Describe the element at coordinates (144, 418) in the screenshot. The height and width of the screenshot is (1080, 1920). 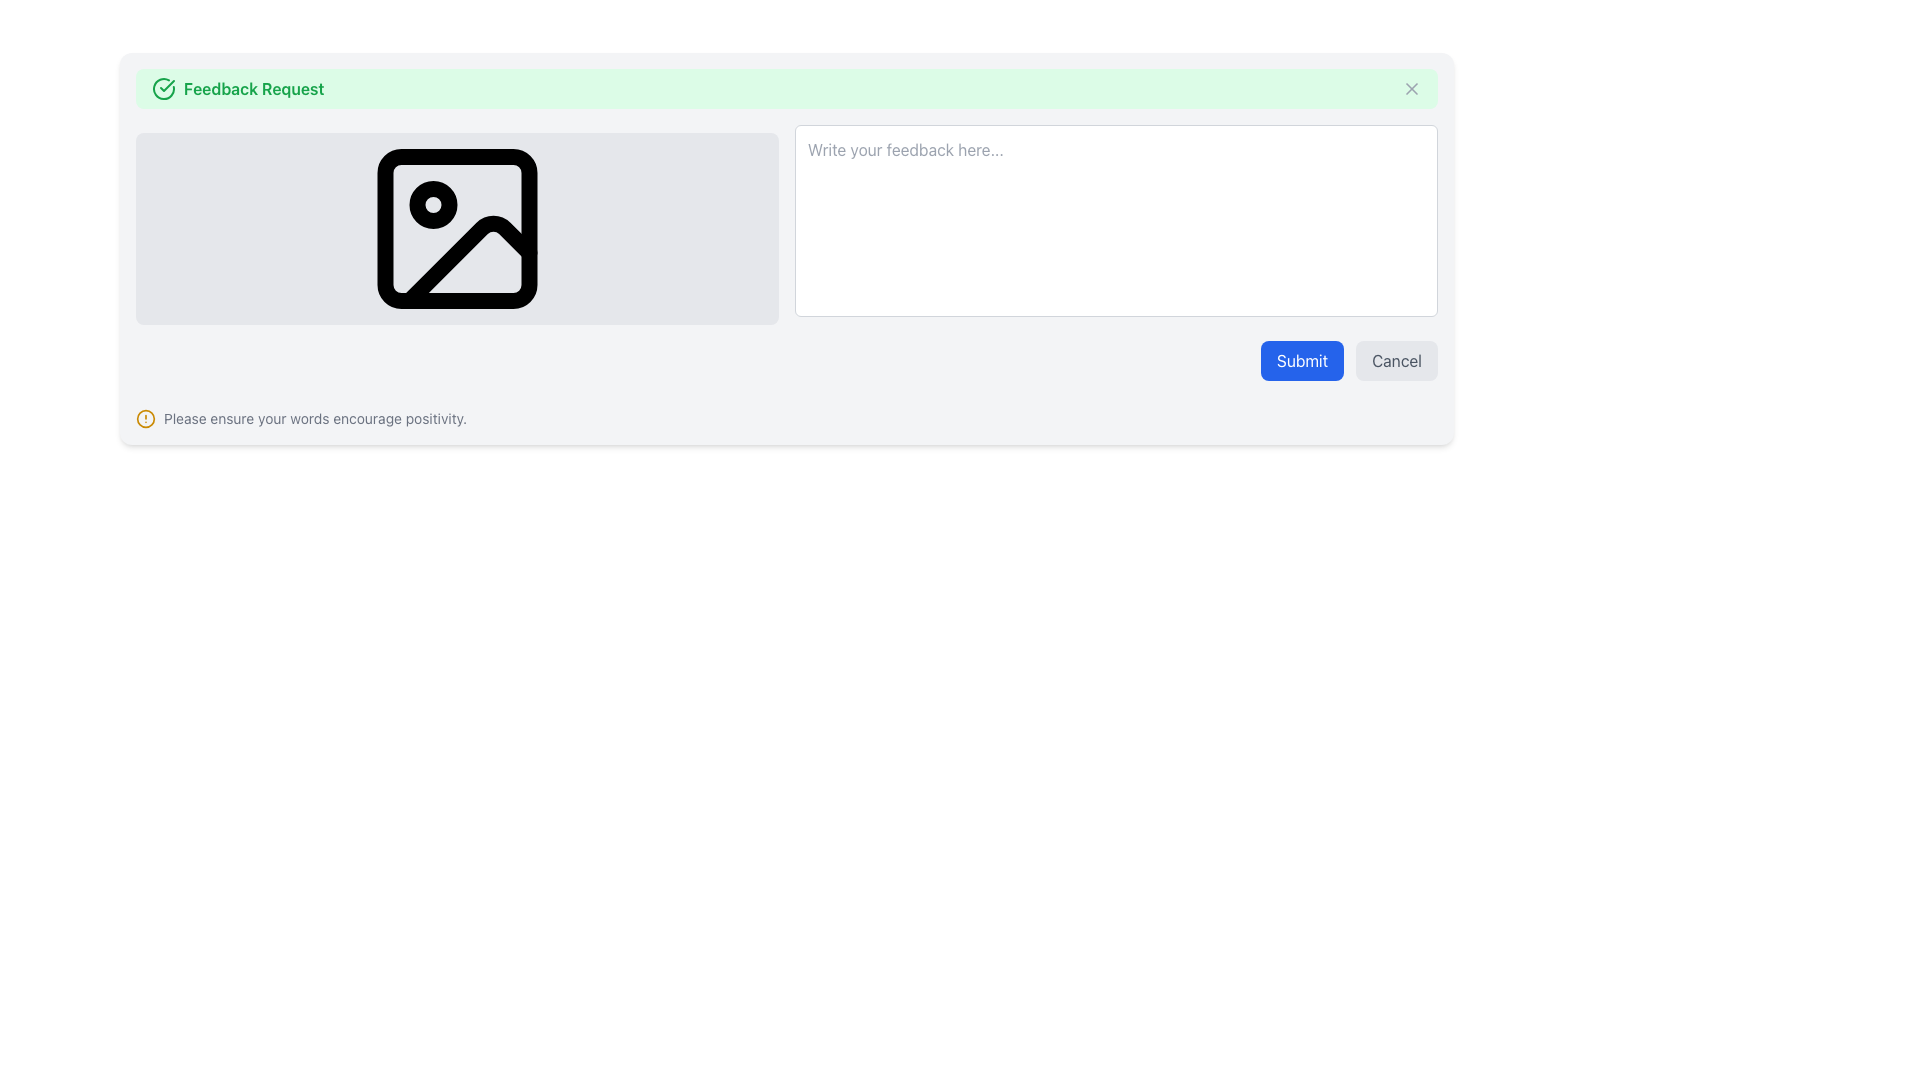
I see `the foundational circular base of the warning icon located at the bottom-left of the feedback interface` at that location.